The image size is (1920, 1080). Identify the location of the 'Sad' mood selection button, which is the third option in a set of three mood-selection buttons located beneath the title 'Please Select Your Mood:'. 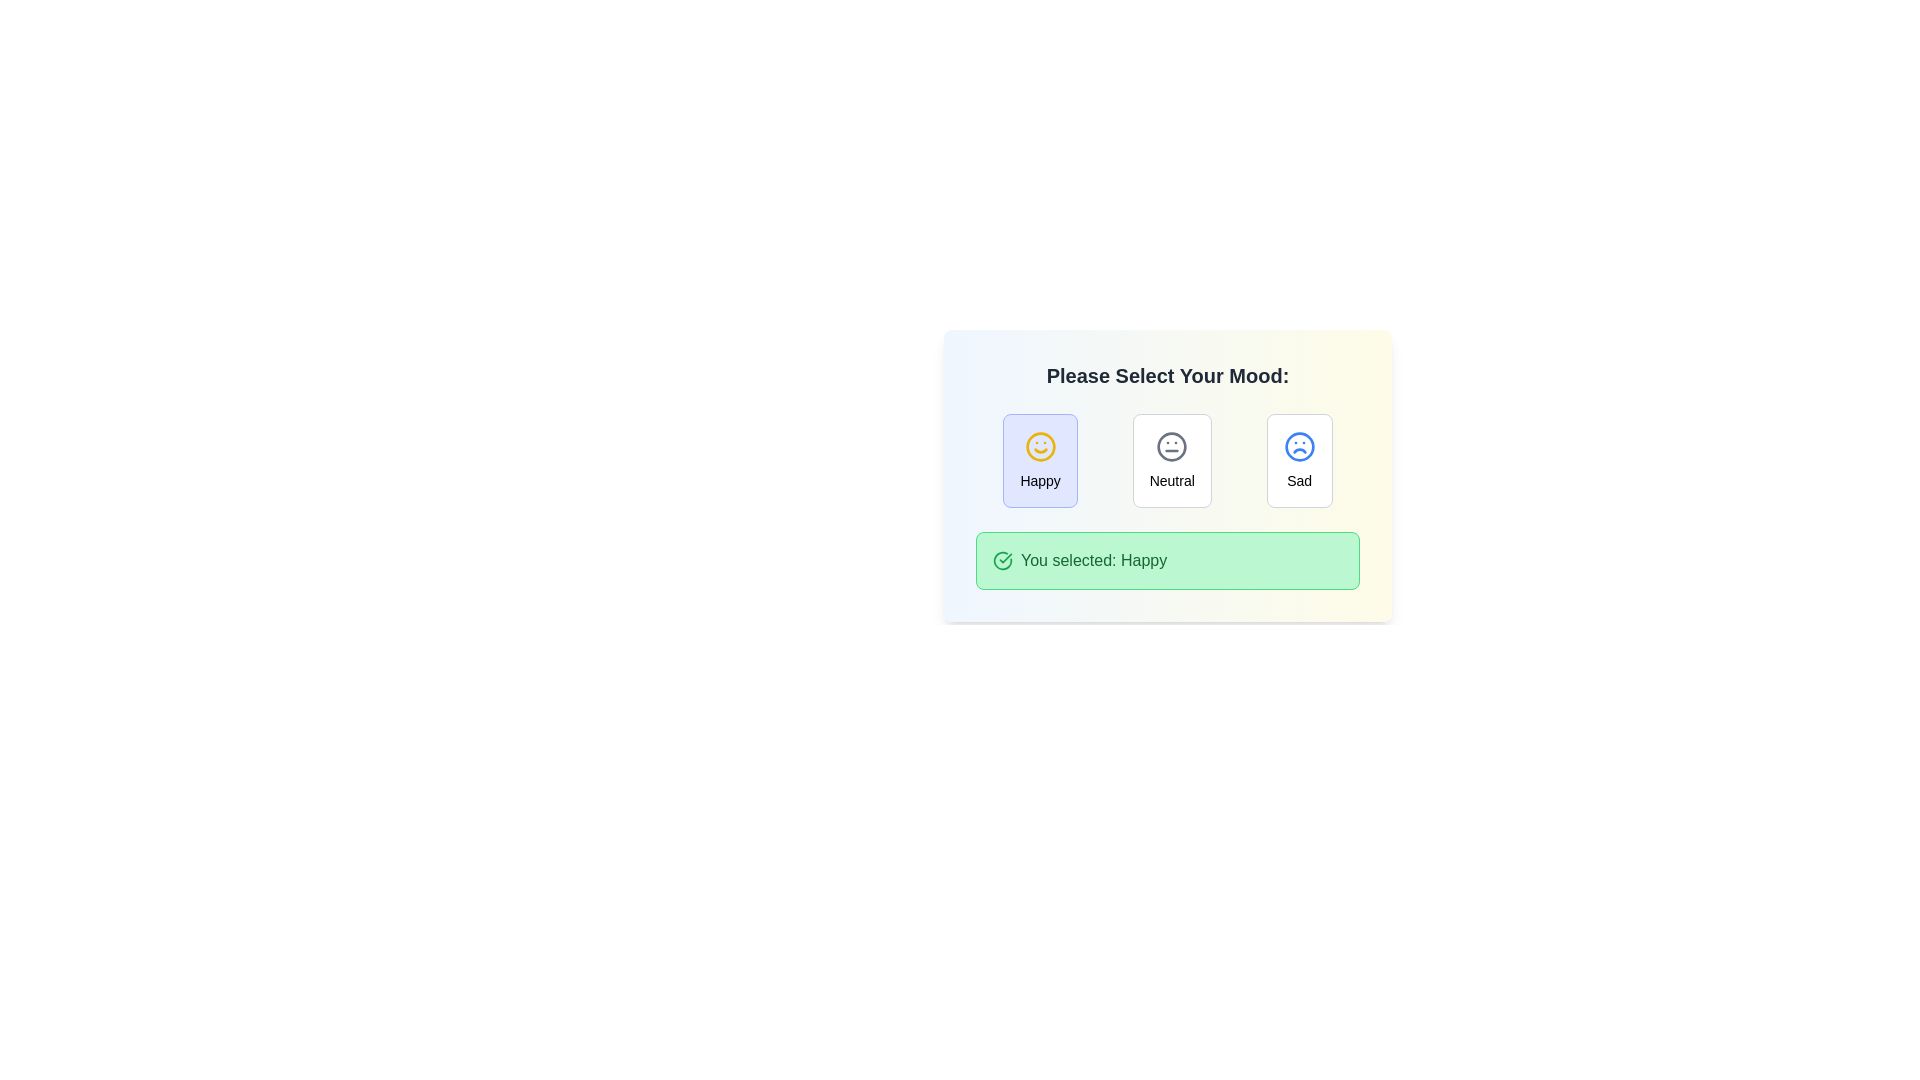
(1299, 461).